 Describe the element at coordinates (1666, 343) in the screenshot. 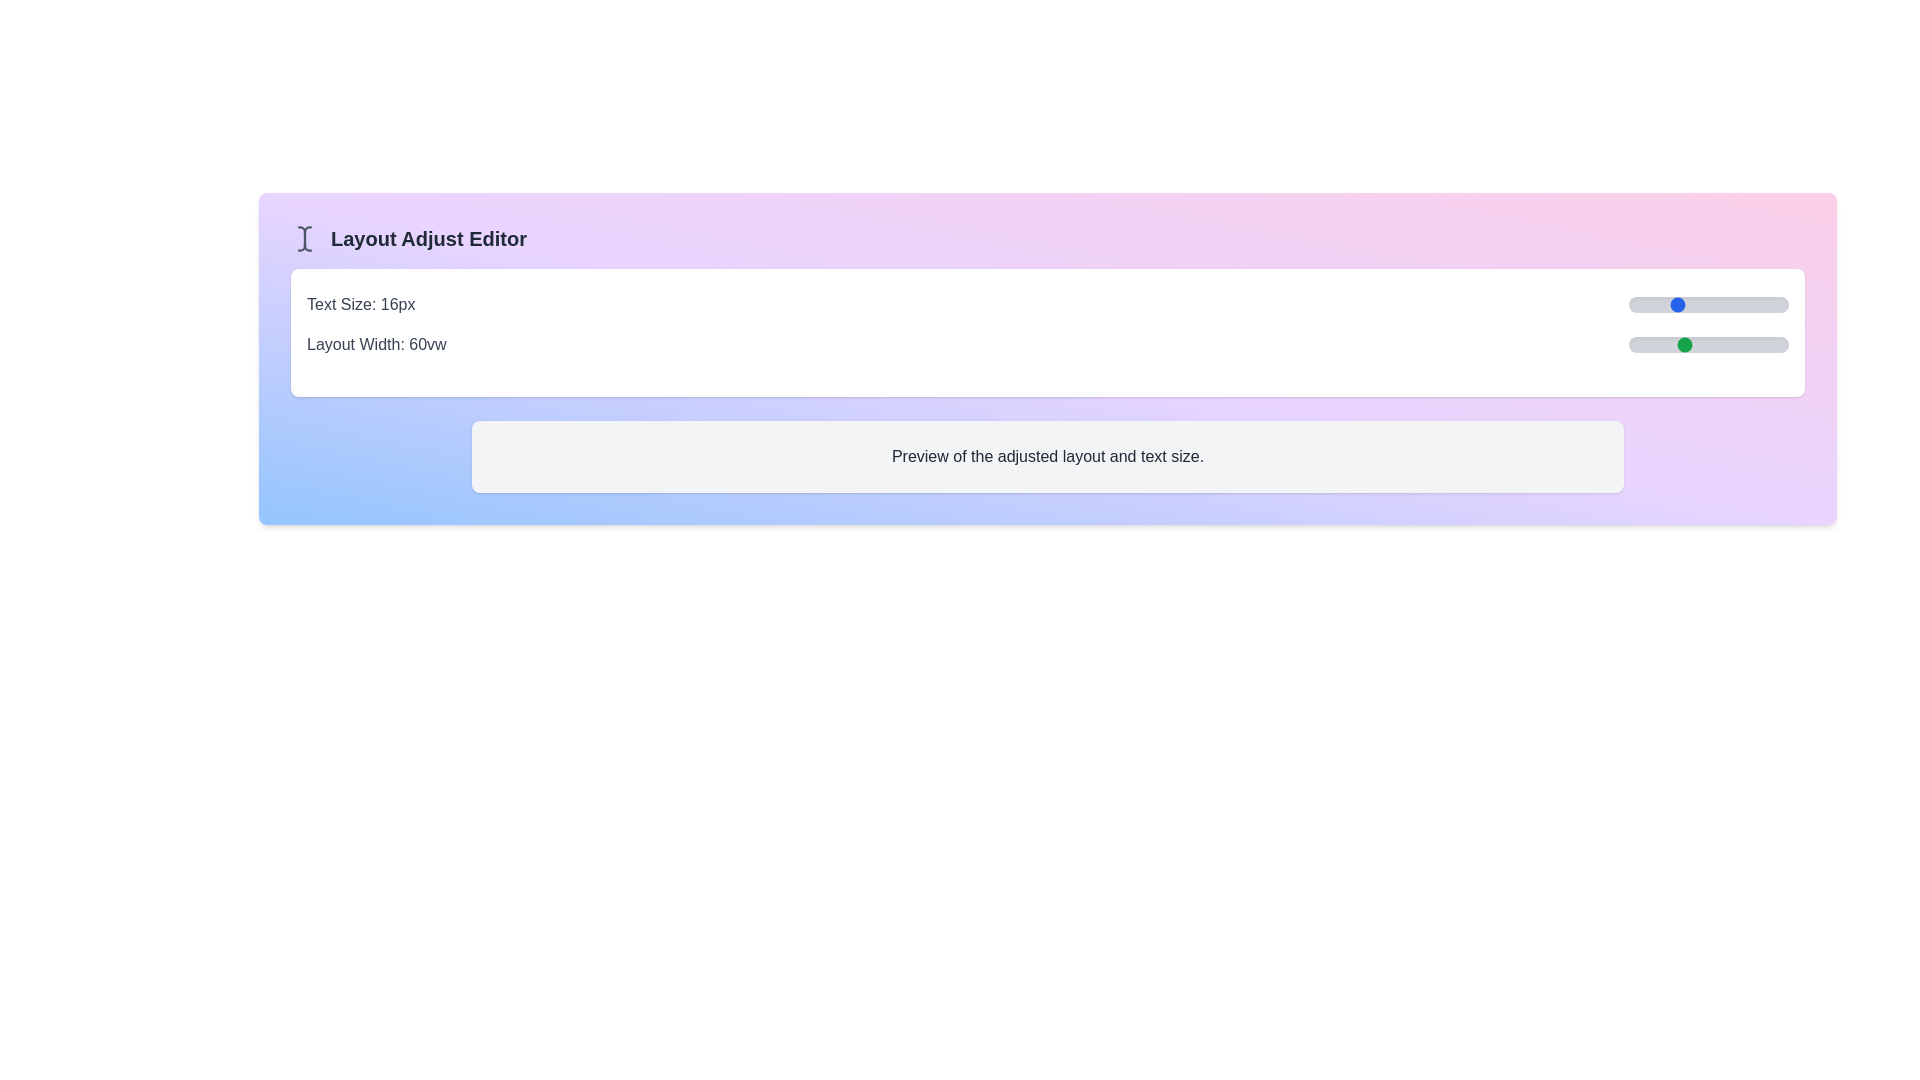

I see `the slider` at that location.